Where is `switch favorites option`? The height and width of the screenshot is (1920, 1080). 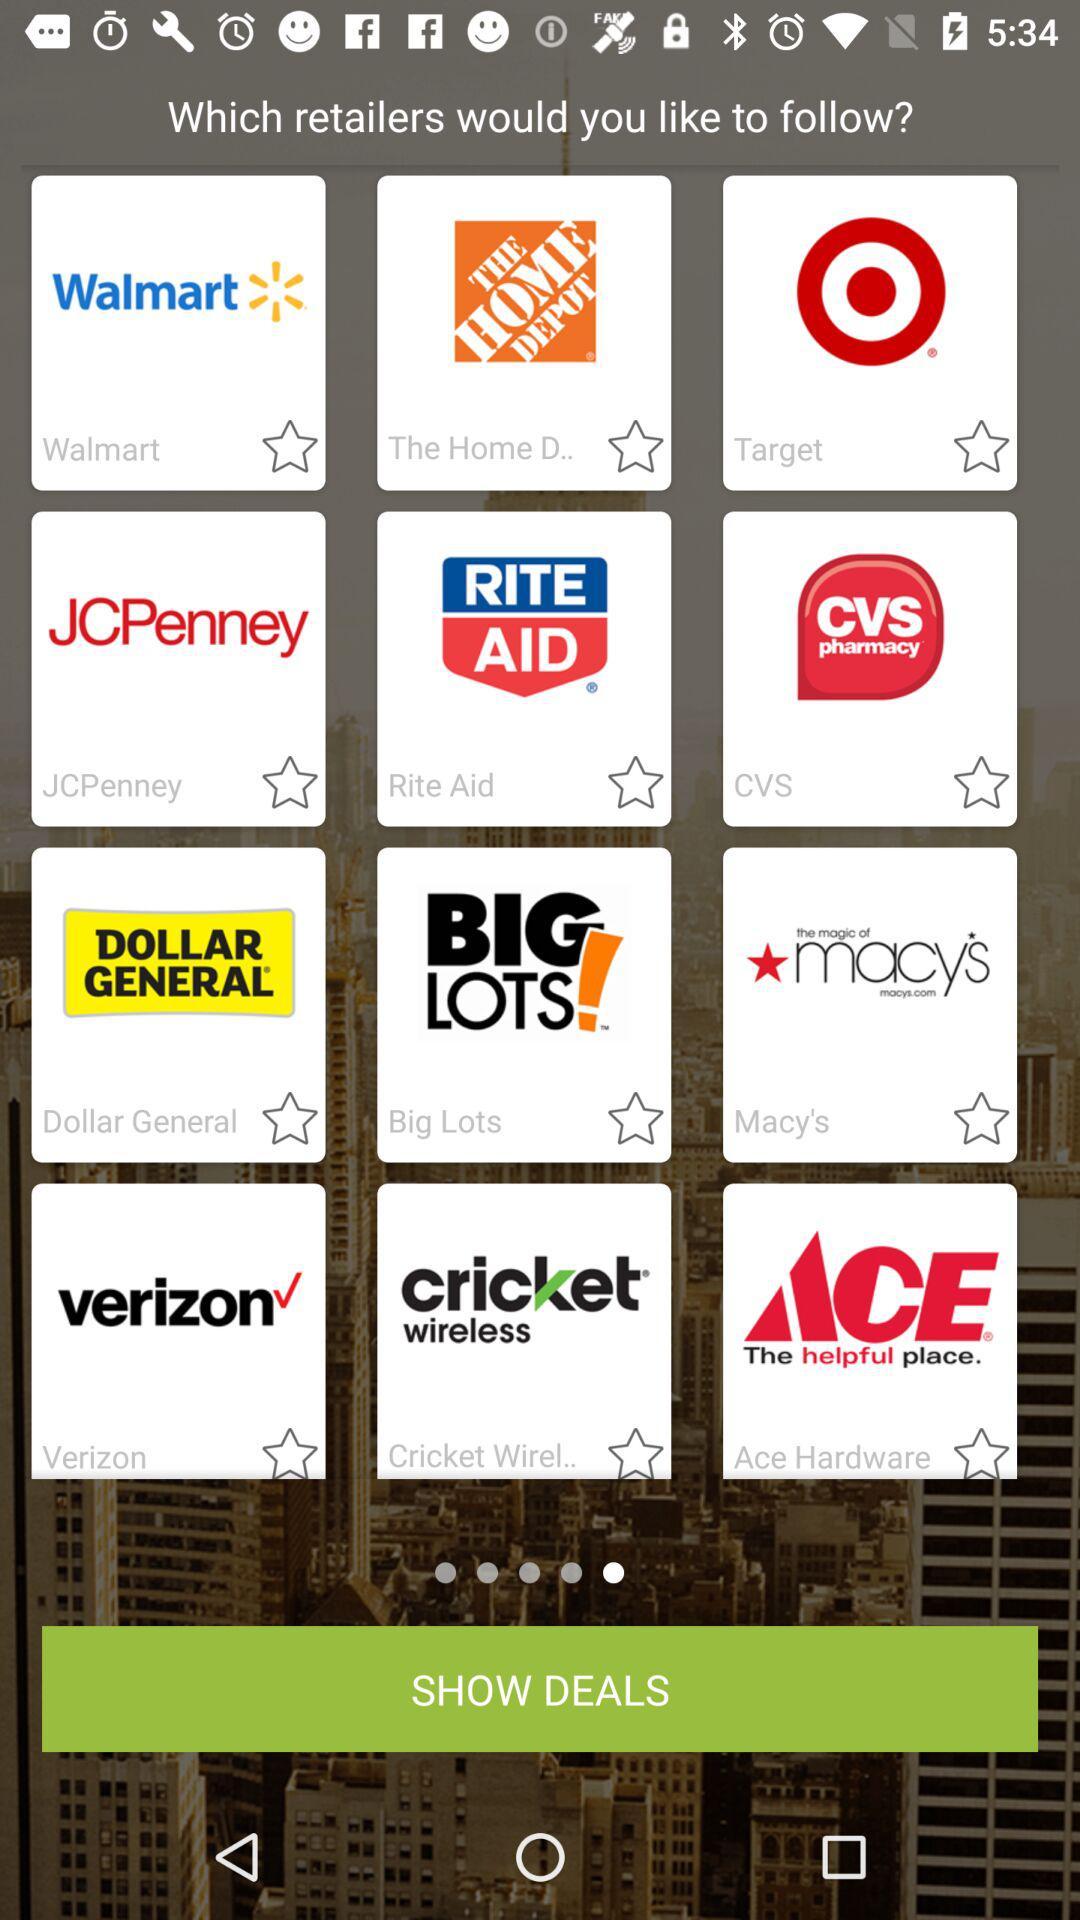
switch favorites option is located at coordinates (968, 1120).